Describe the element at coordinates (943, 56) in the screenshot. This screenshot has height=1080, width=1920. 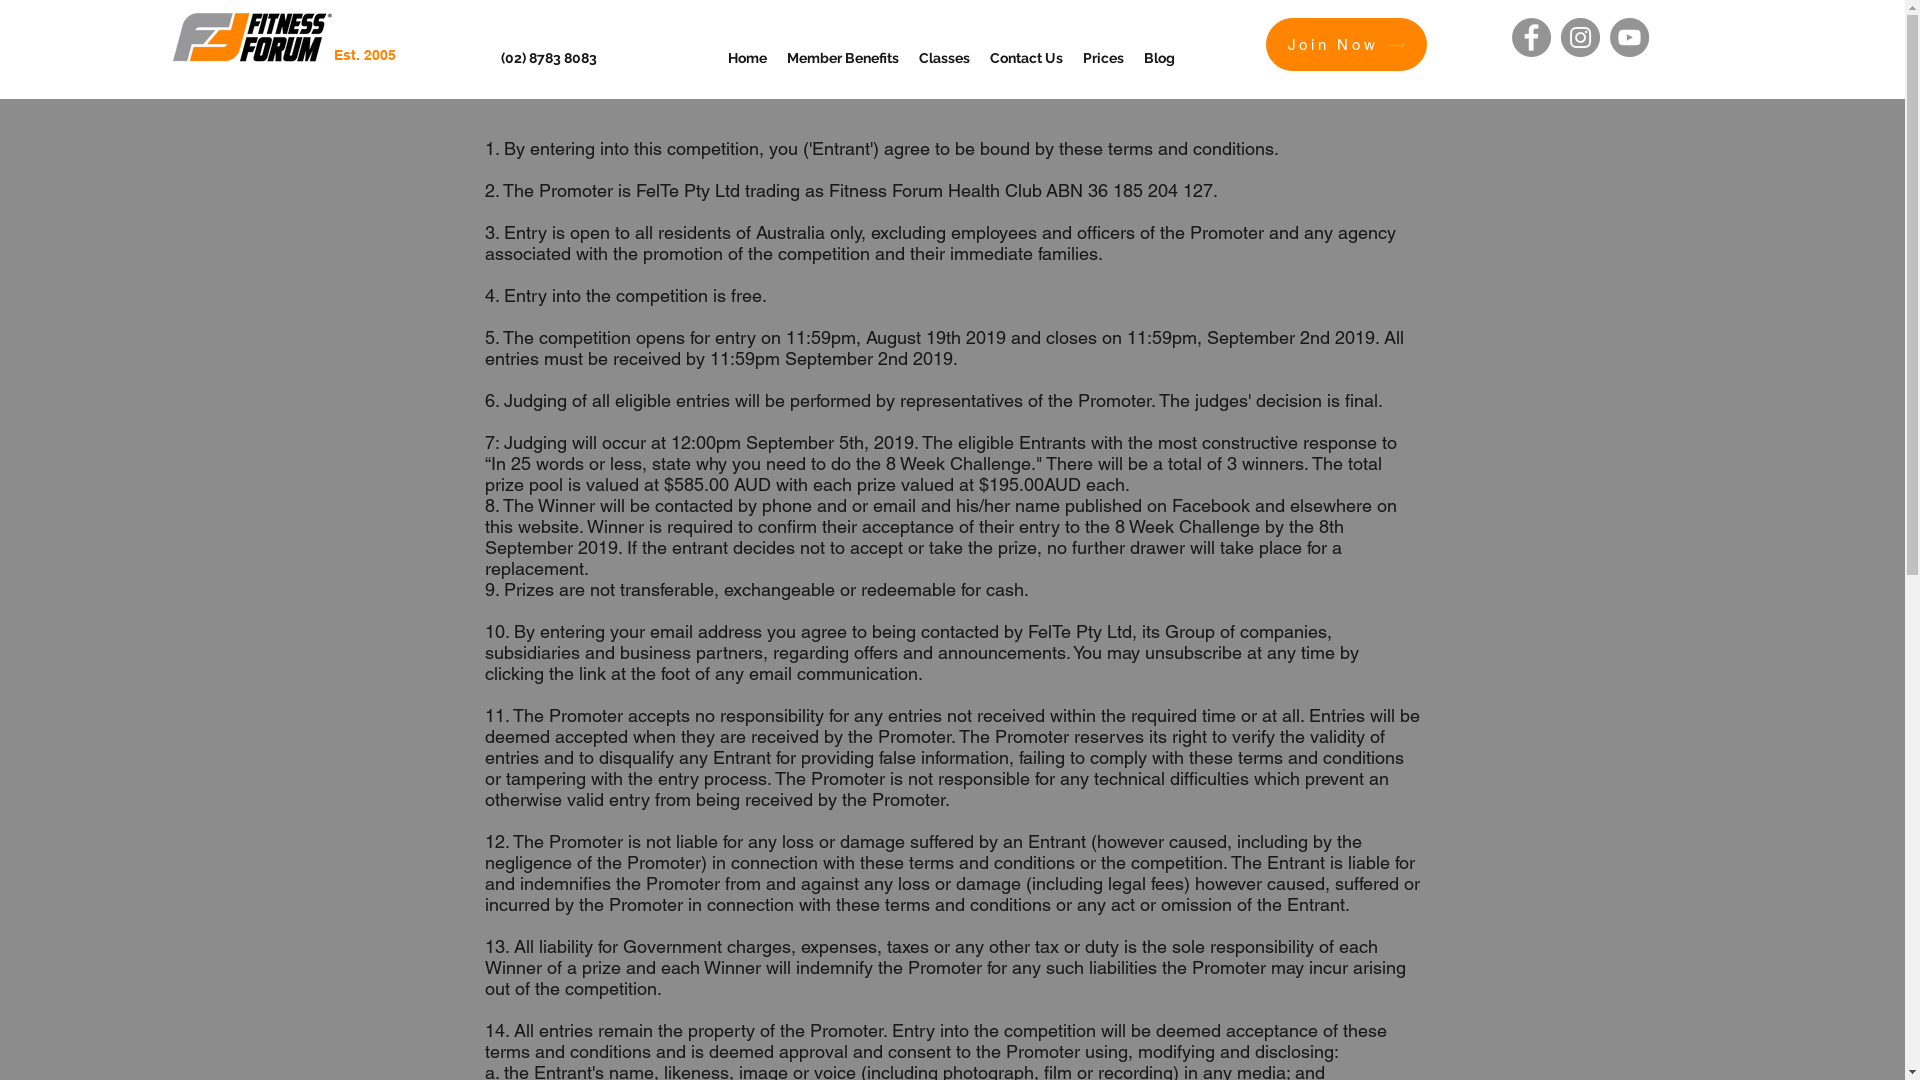
I see `'Classes'` at that location.